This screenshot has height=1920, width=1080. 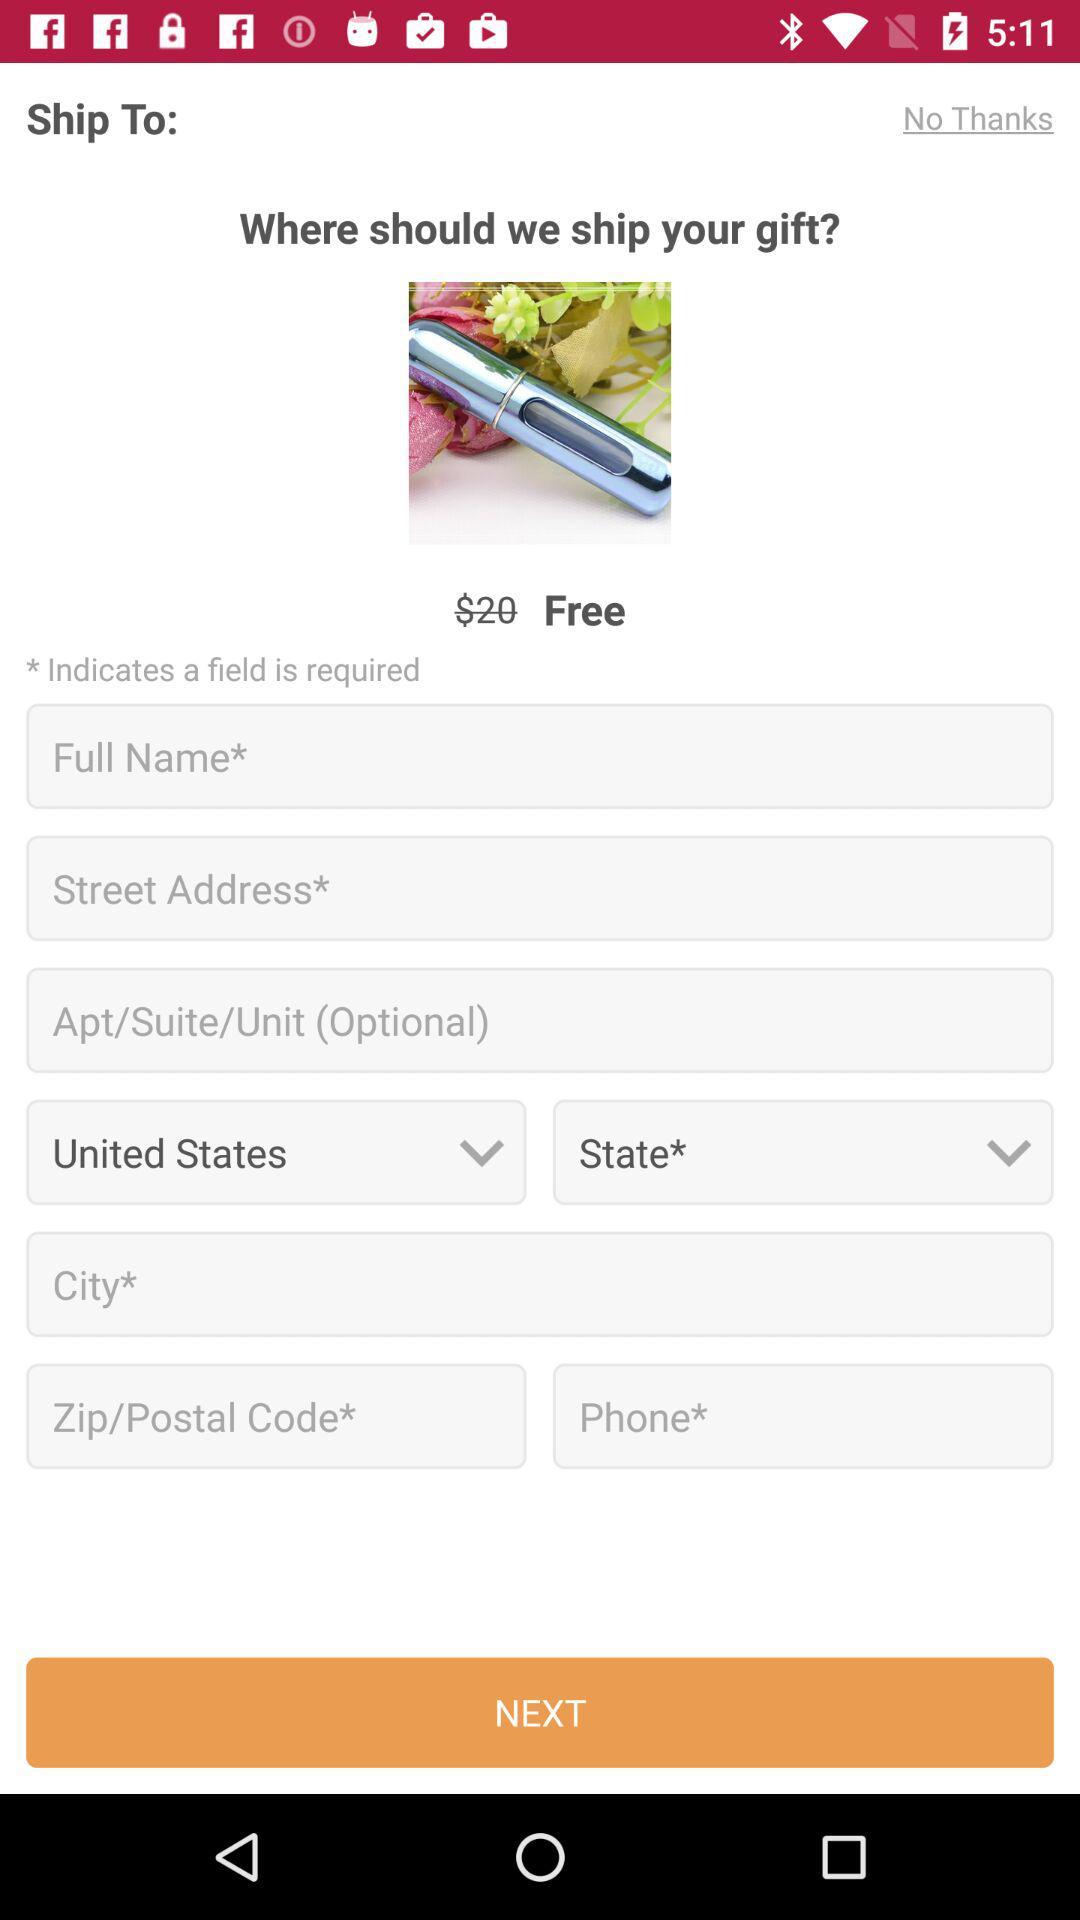 I want to click on street address, so click(x=540, y=887).